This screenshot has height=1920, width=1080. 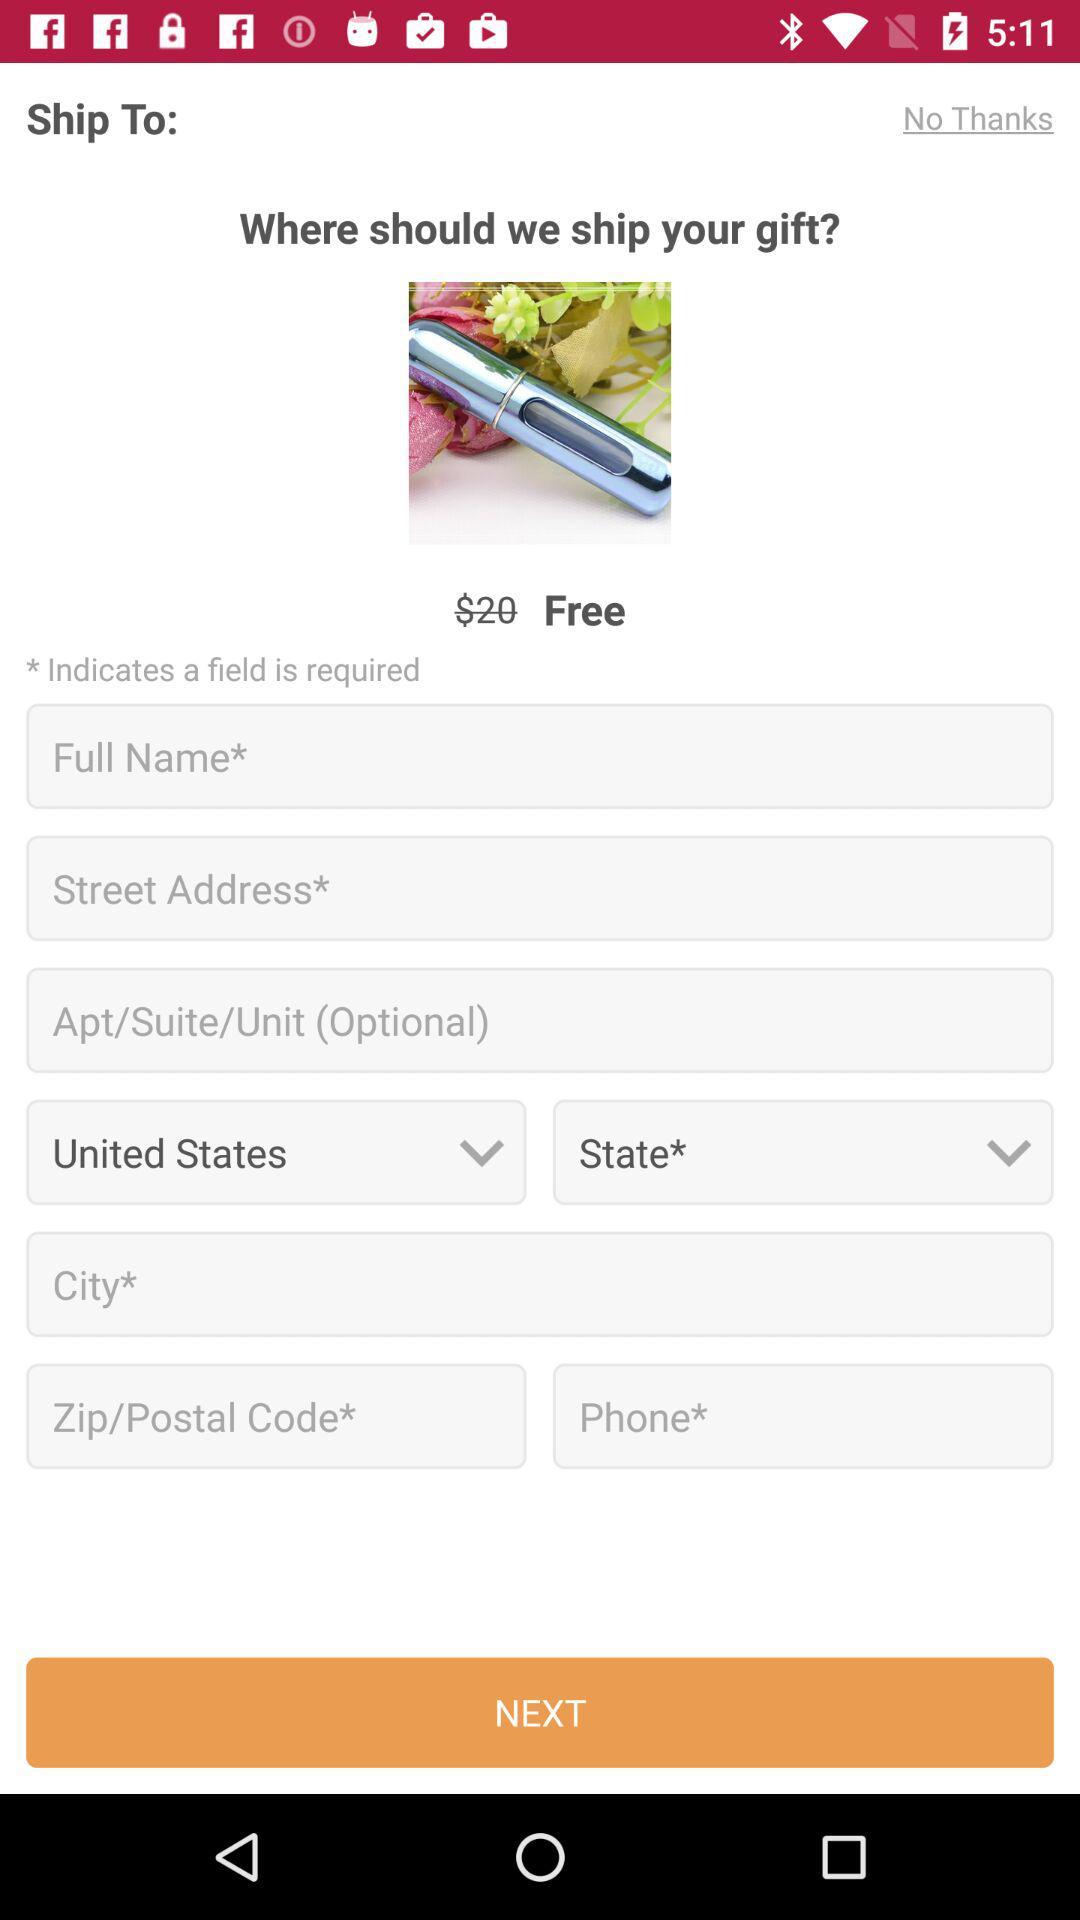 I want to click on street address, so click(x=540, y=887).